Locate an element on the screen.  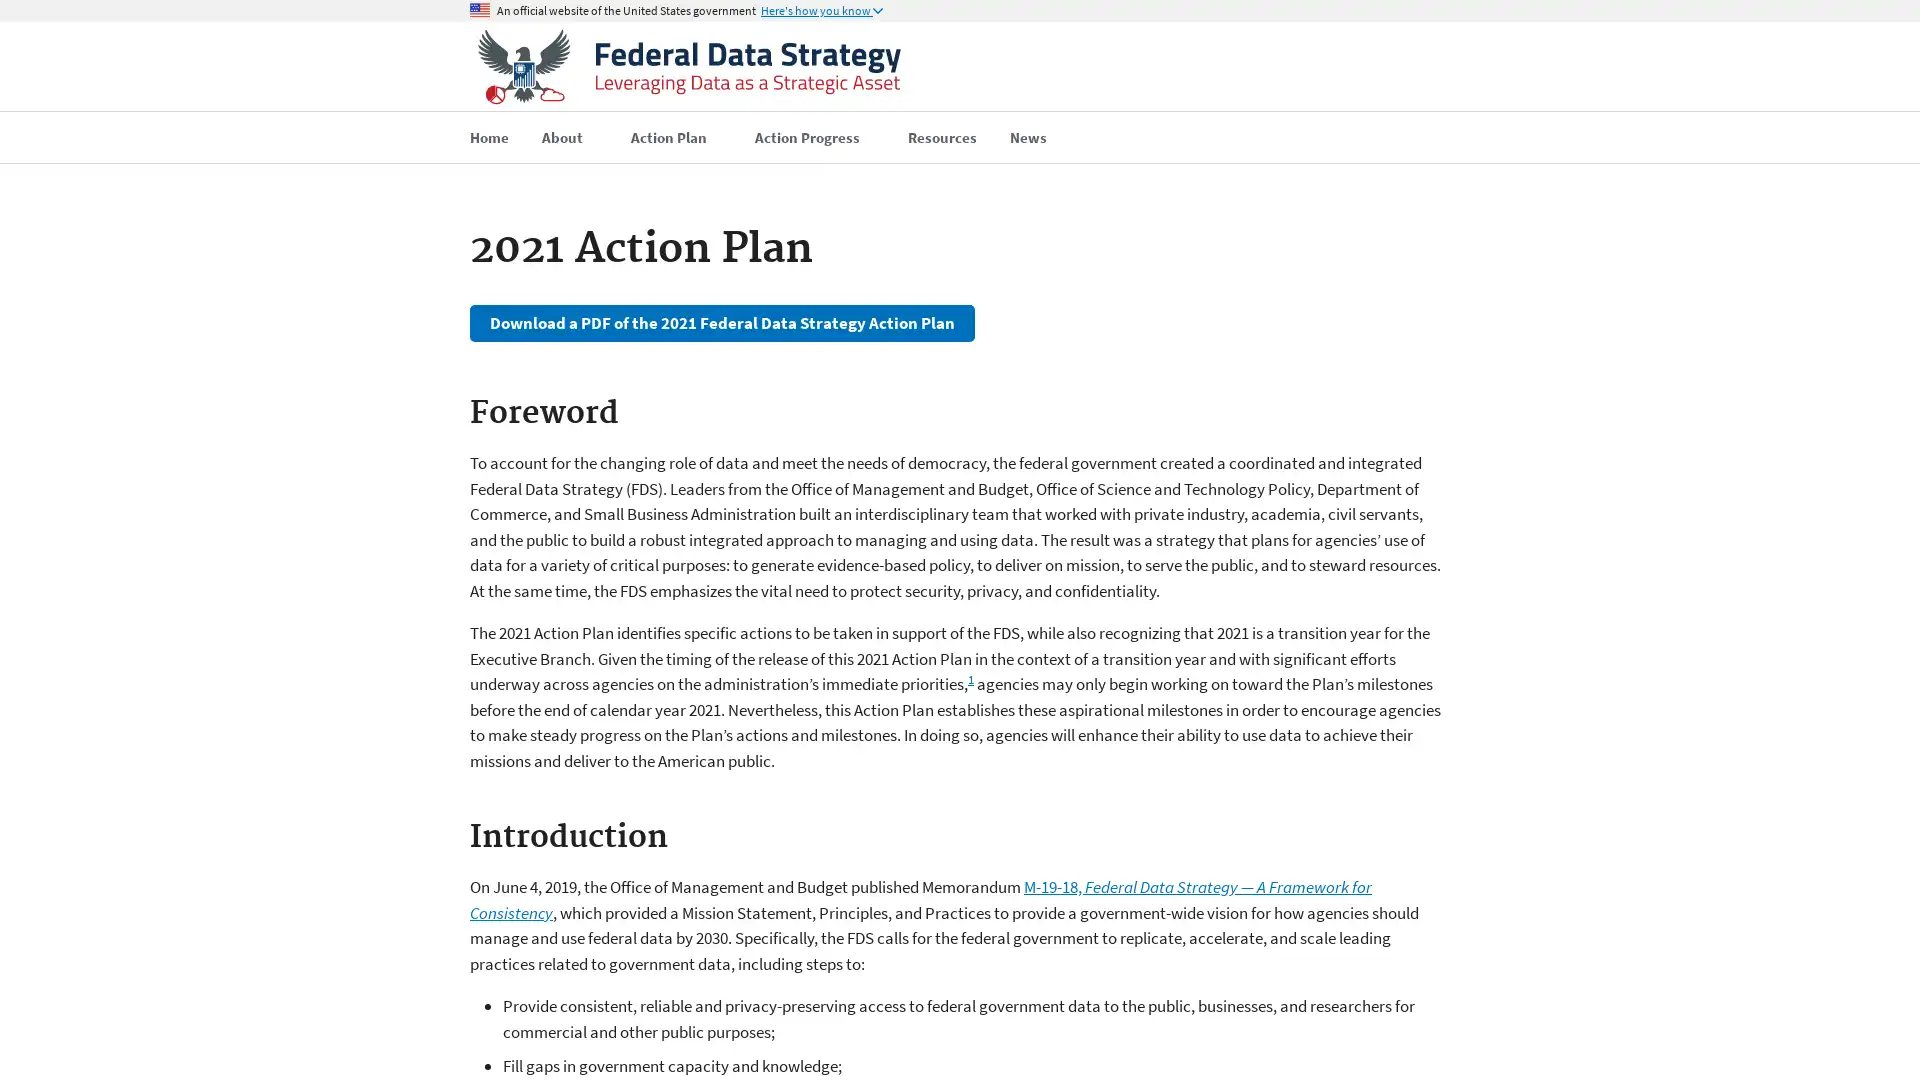
Action Progress is located at coordinates (815, 136).